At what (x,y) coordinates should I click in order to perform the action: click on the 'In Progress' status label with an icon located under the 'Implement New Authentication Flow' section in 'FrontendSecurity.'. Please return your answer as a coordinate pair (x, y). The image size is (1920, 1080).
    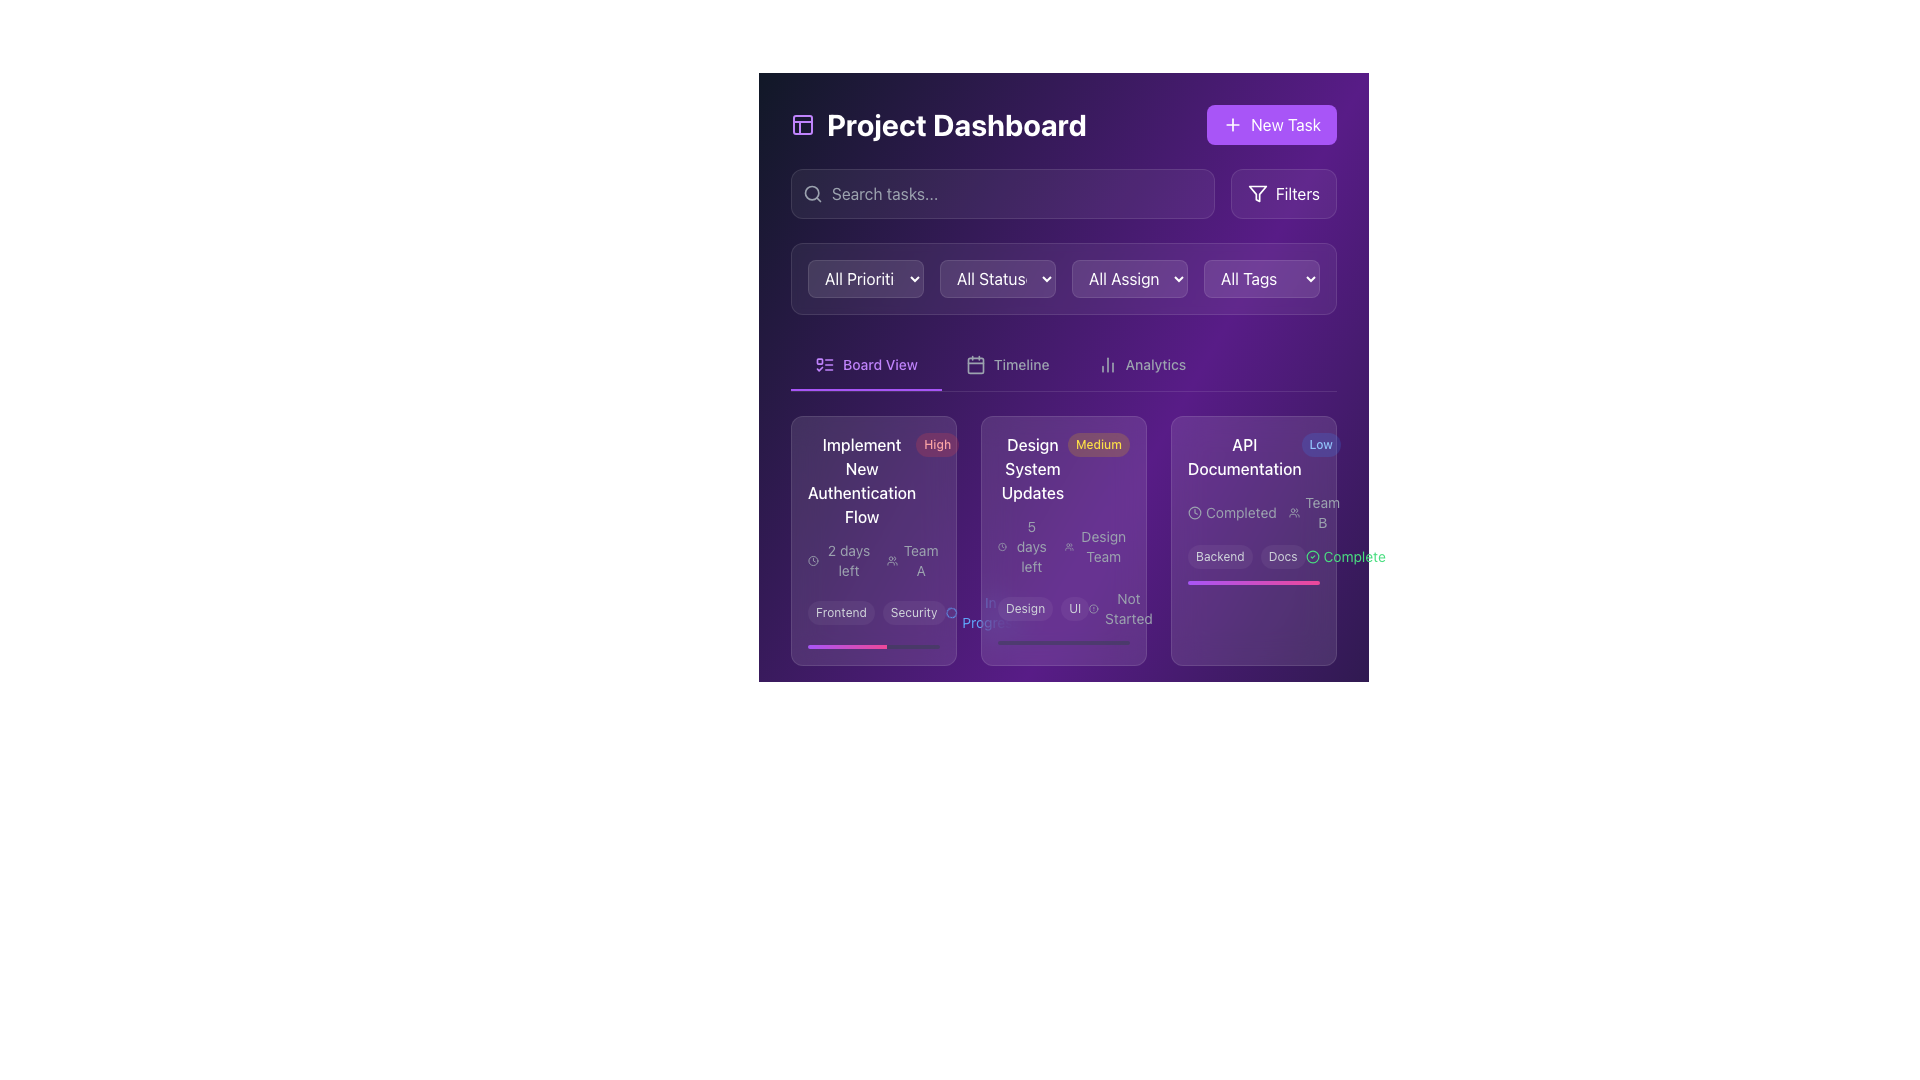
    Looking at the image, I should click on (983, 612).